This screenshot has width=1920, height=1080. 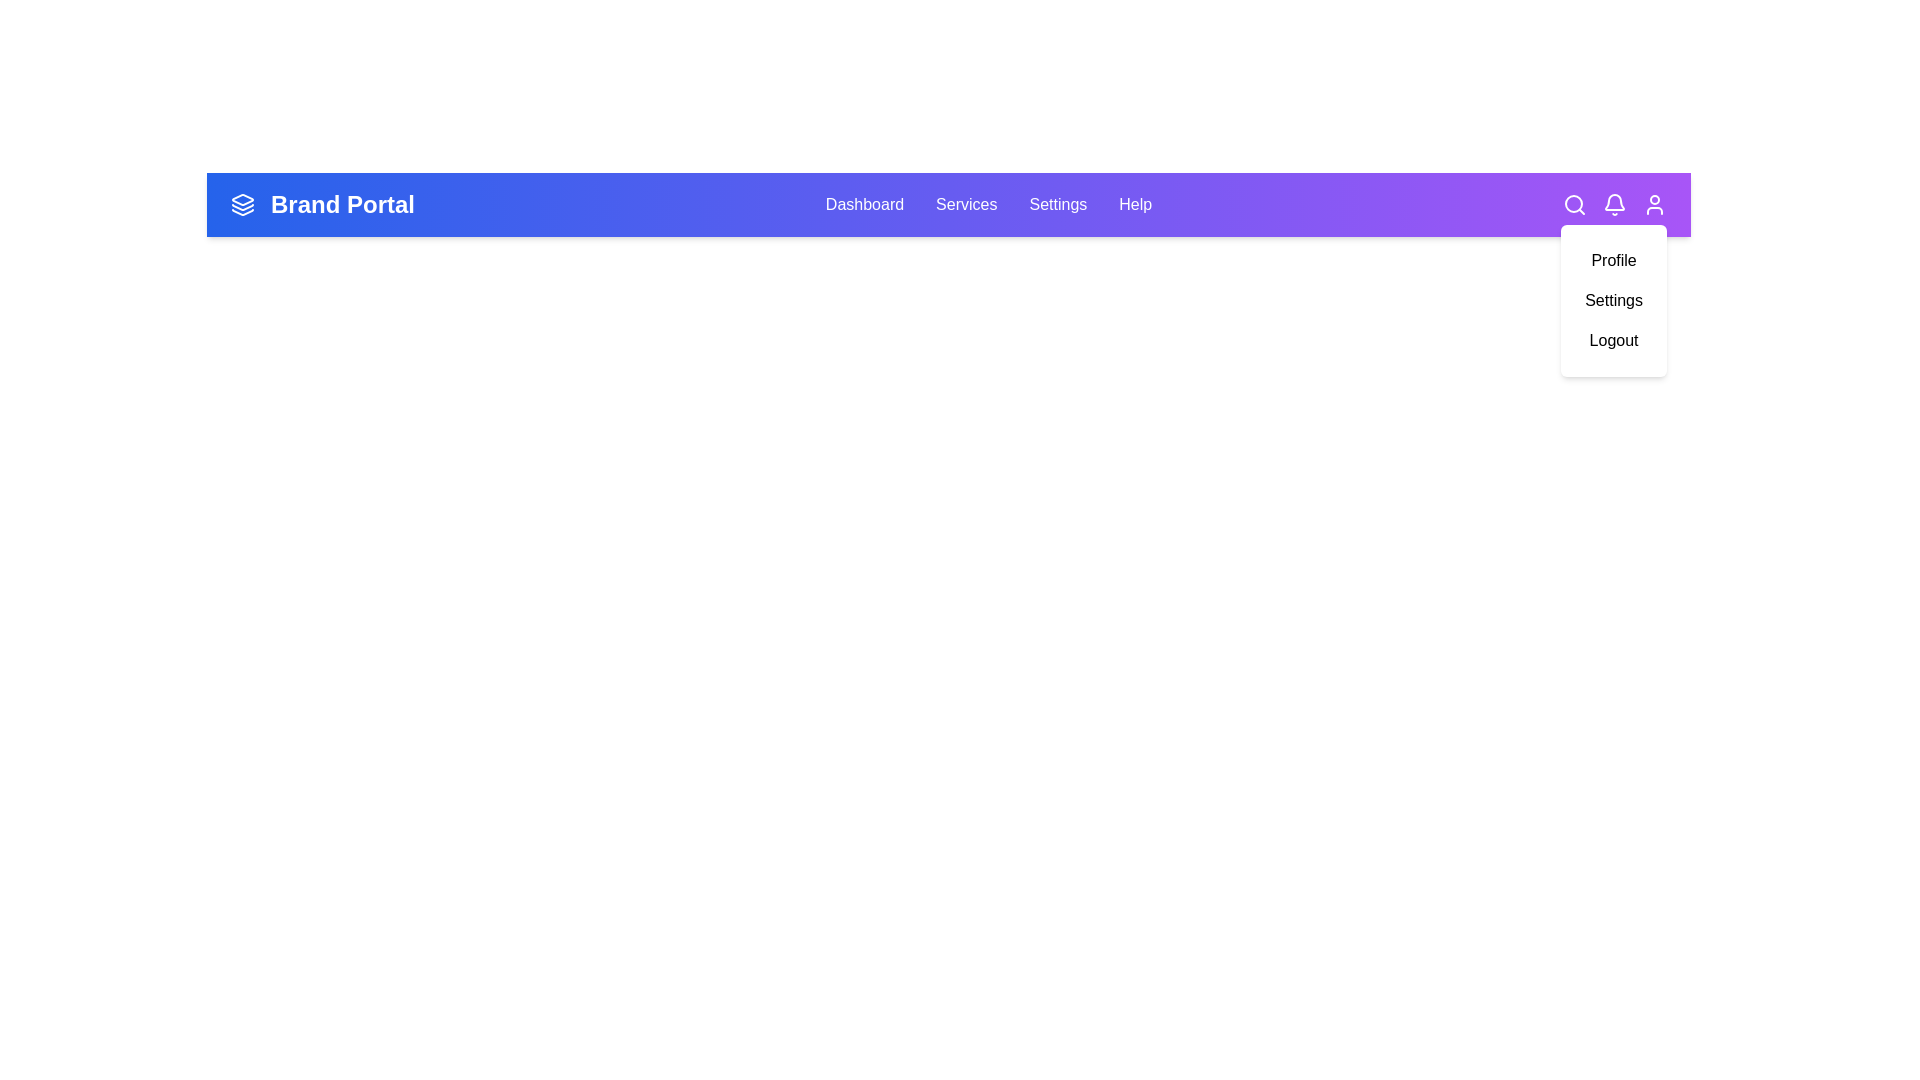 What do you see at coordinates (864, 204) in the screenshot?
I see `the first option in the horizontal navigation menu, which is a hyperlink that redirects to the 'Dashboard' section, to observe visual feedback` at bounding box center [864, 204].